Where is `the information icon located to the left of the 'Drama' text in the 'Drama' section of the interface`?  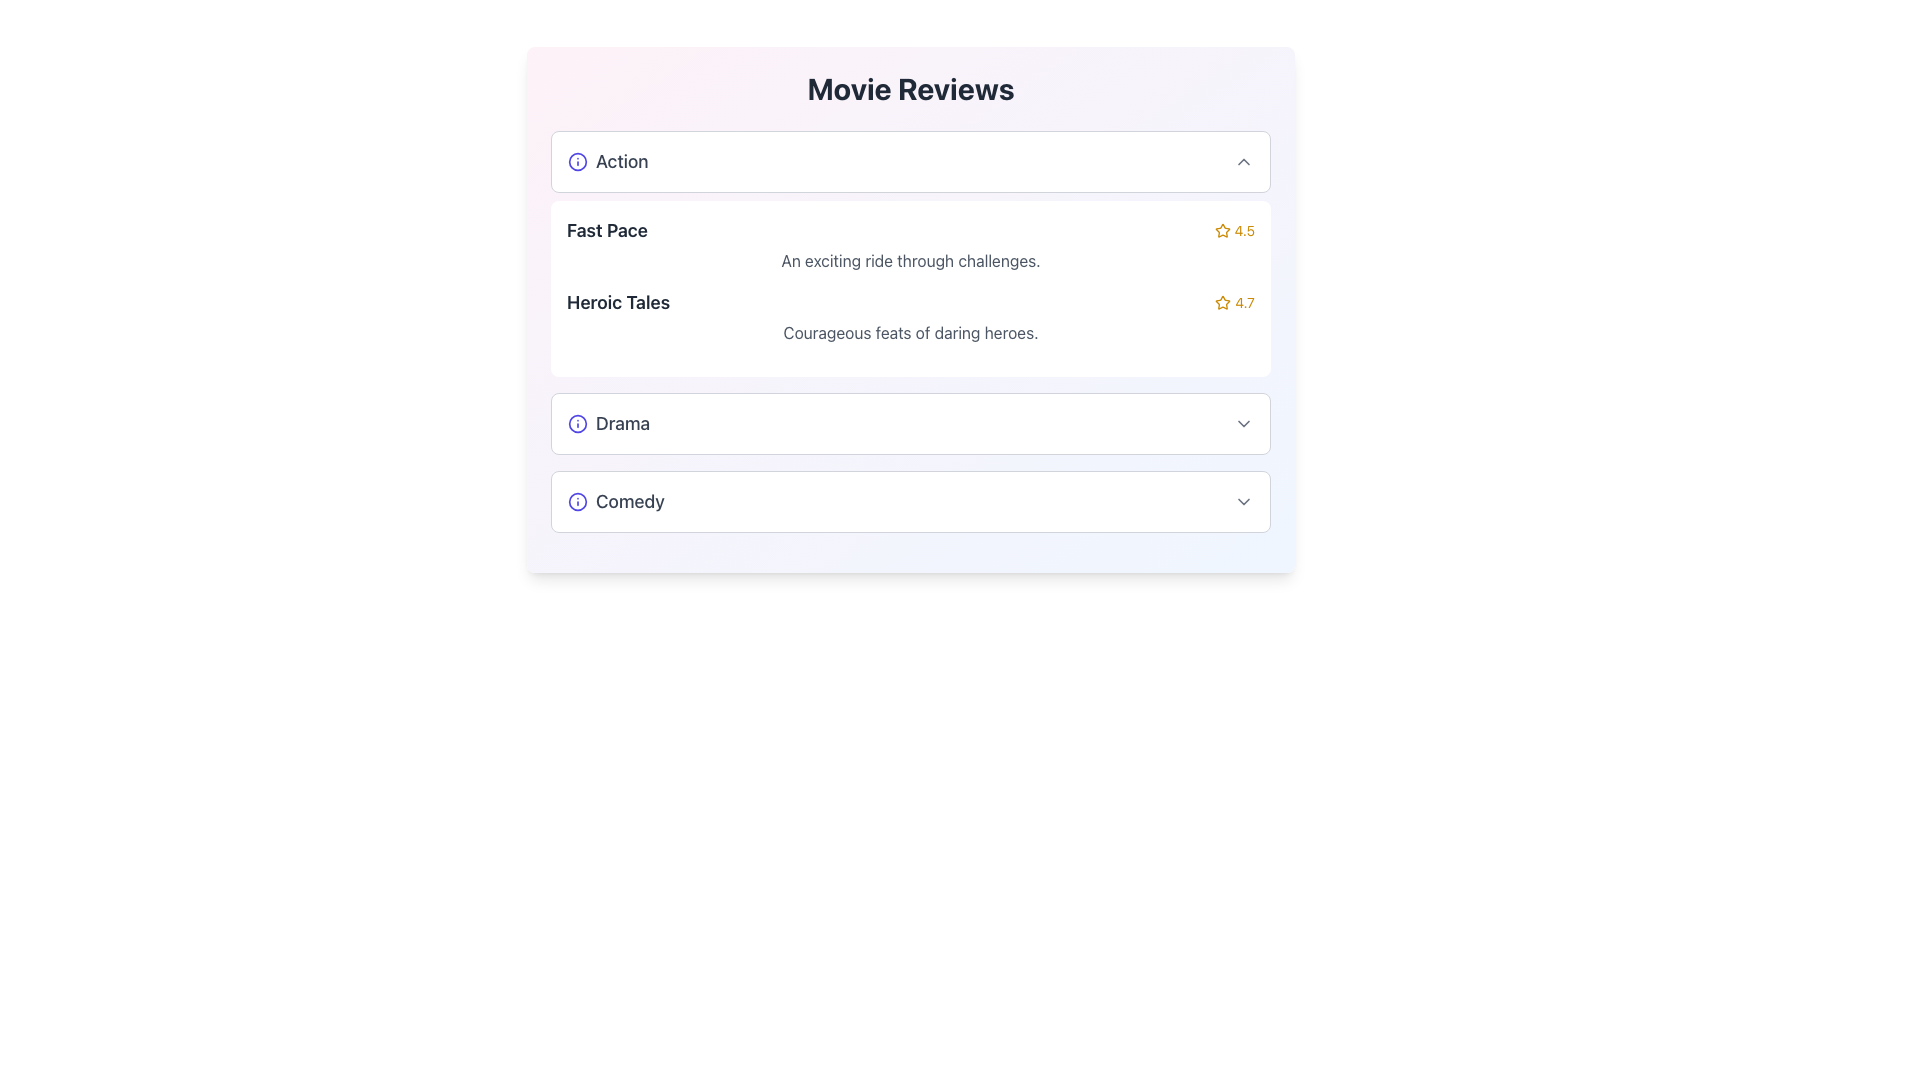 the information icon located to the left of the 'Drama' text in the 'Drama' section of the interface is located at coordinates (576, 423).